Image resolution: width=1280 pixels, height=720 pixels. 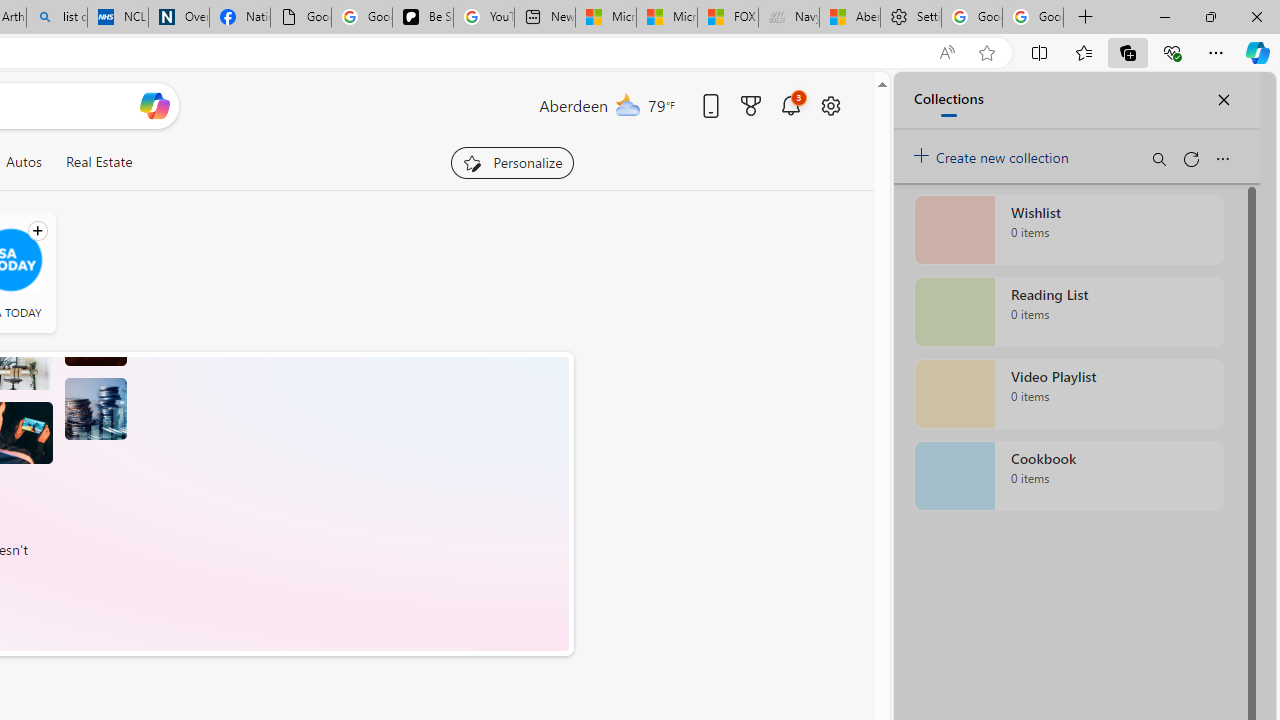 I want to click on 'Favorites', so click(x=1082, y=51).